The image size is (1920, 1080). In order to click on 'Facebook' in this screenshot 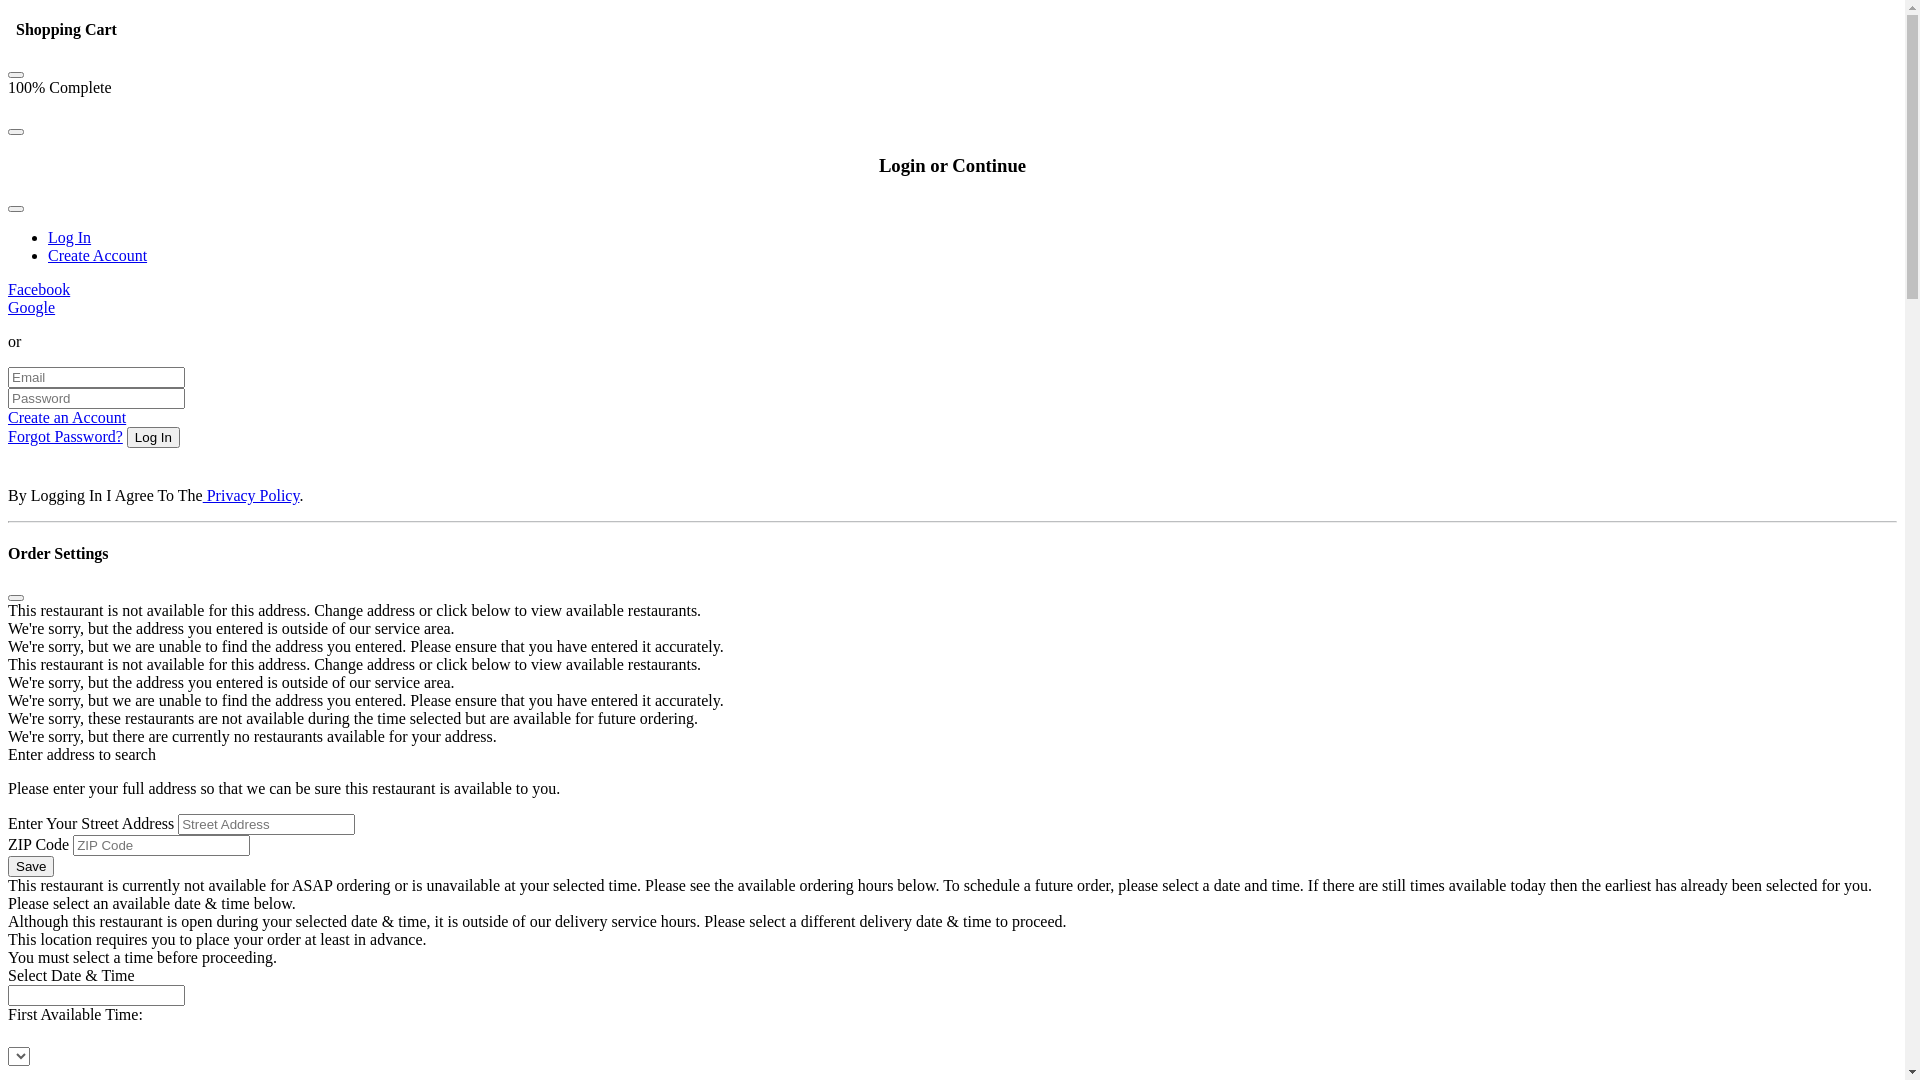, I will do `click(38, 289)`.